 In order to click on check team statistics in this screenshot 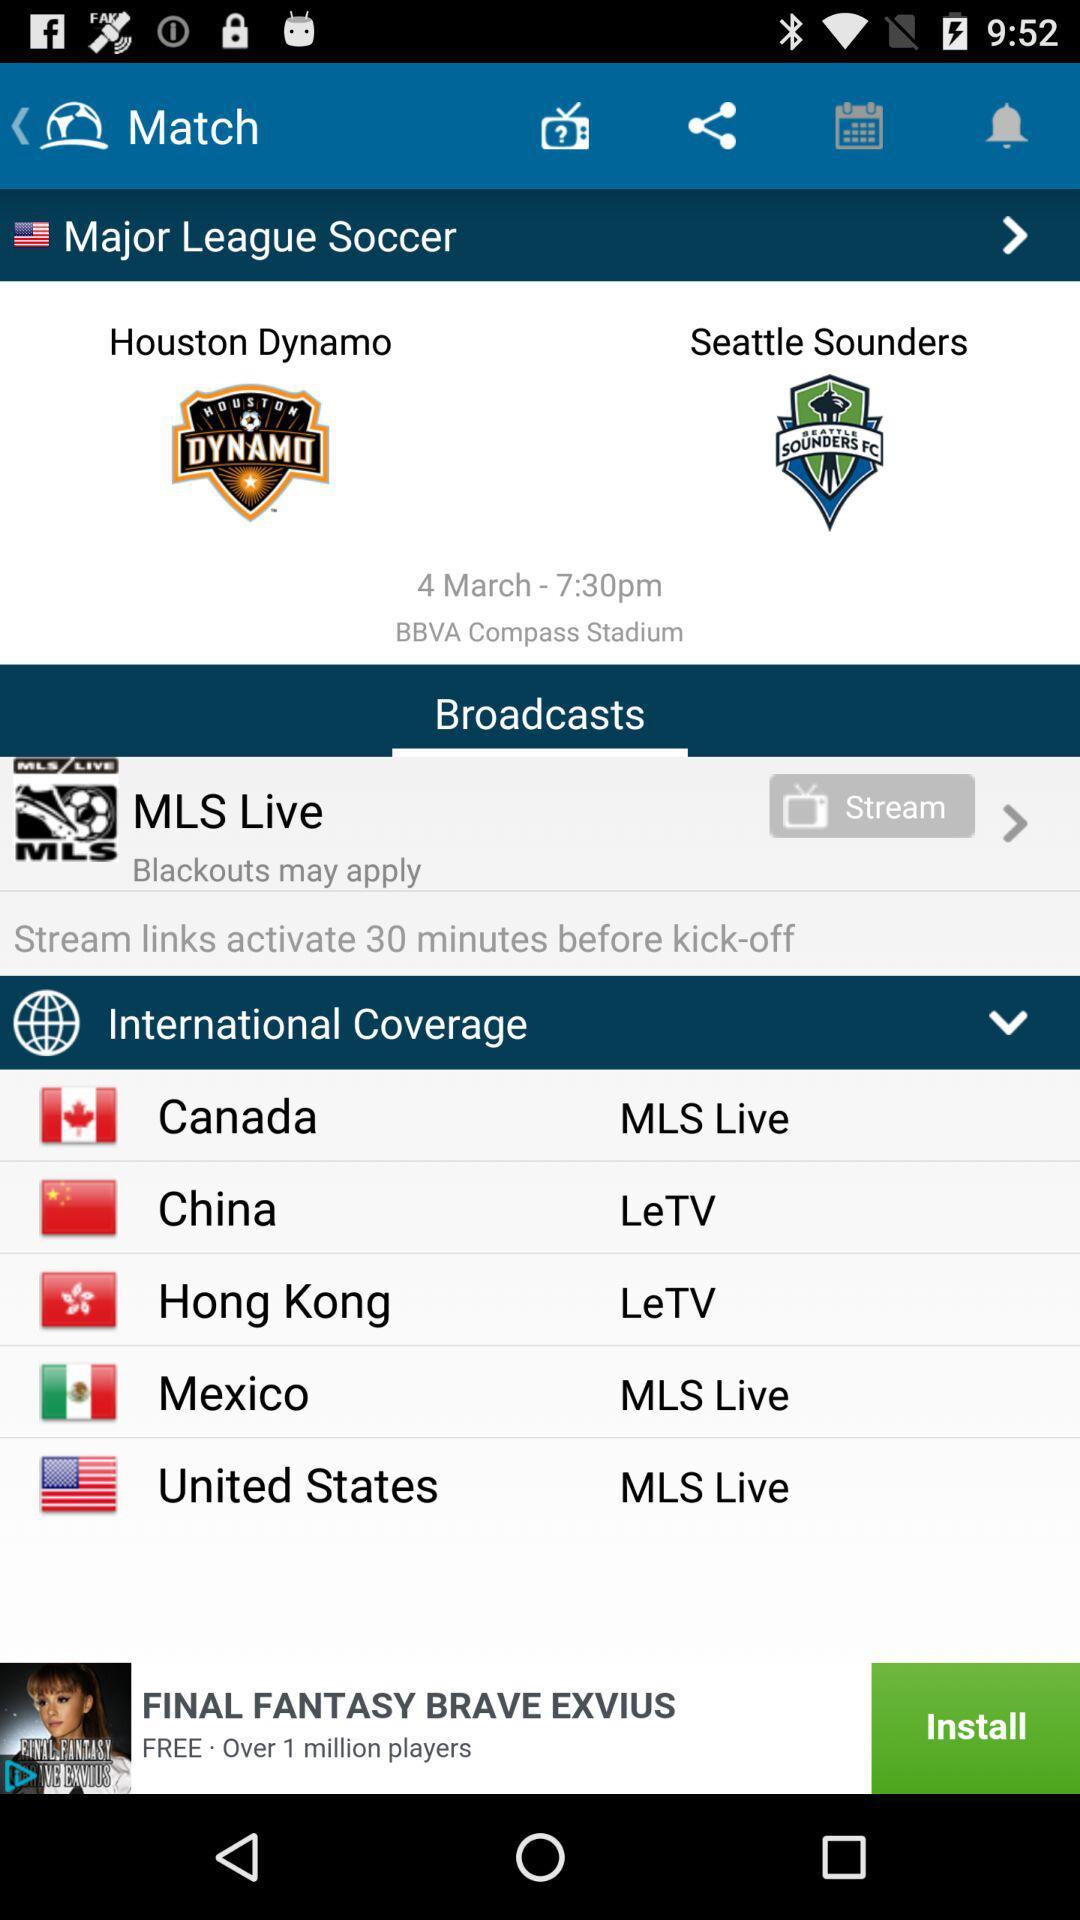, I will do `click(249, 451)`.